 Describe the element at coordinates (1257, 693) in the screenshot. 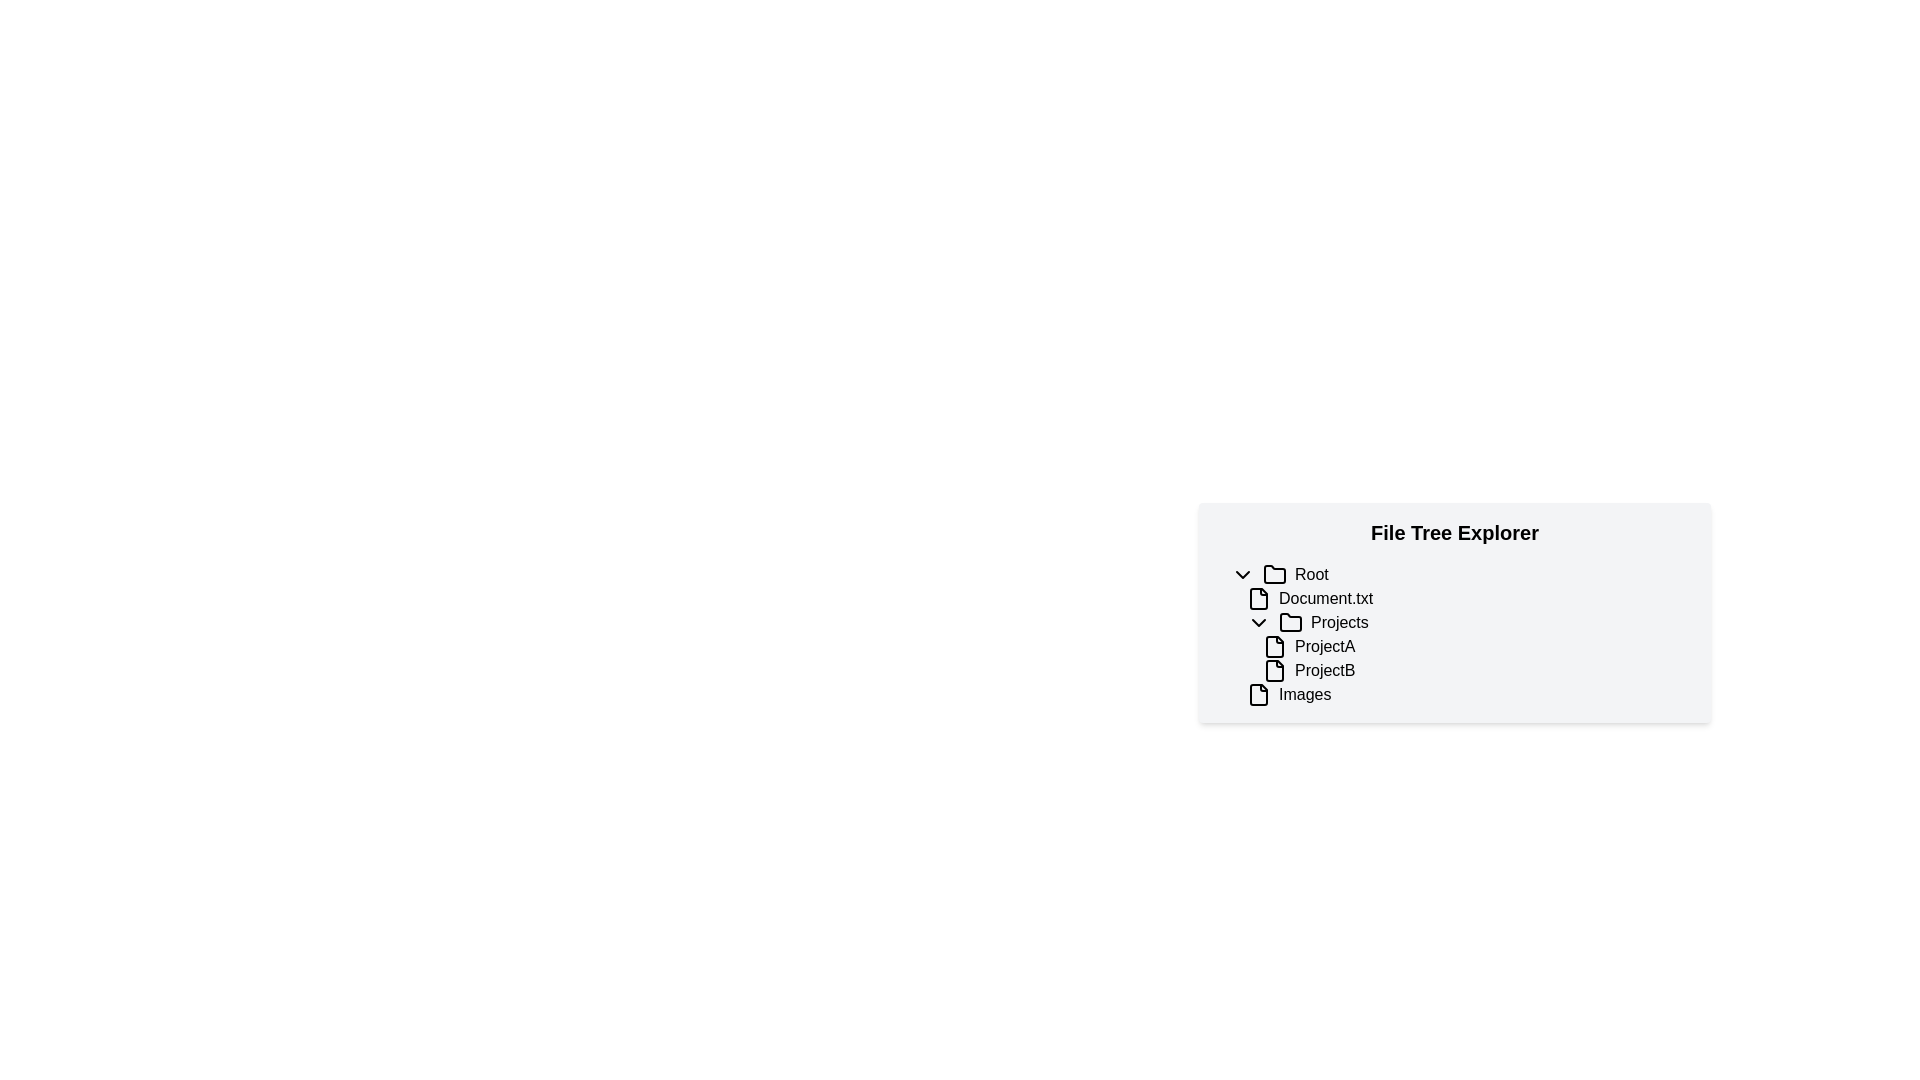

I see `the document icon located` at that location.